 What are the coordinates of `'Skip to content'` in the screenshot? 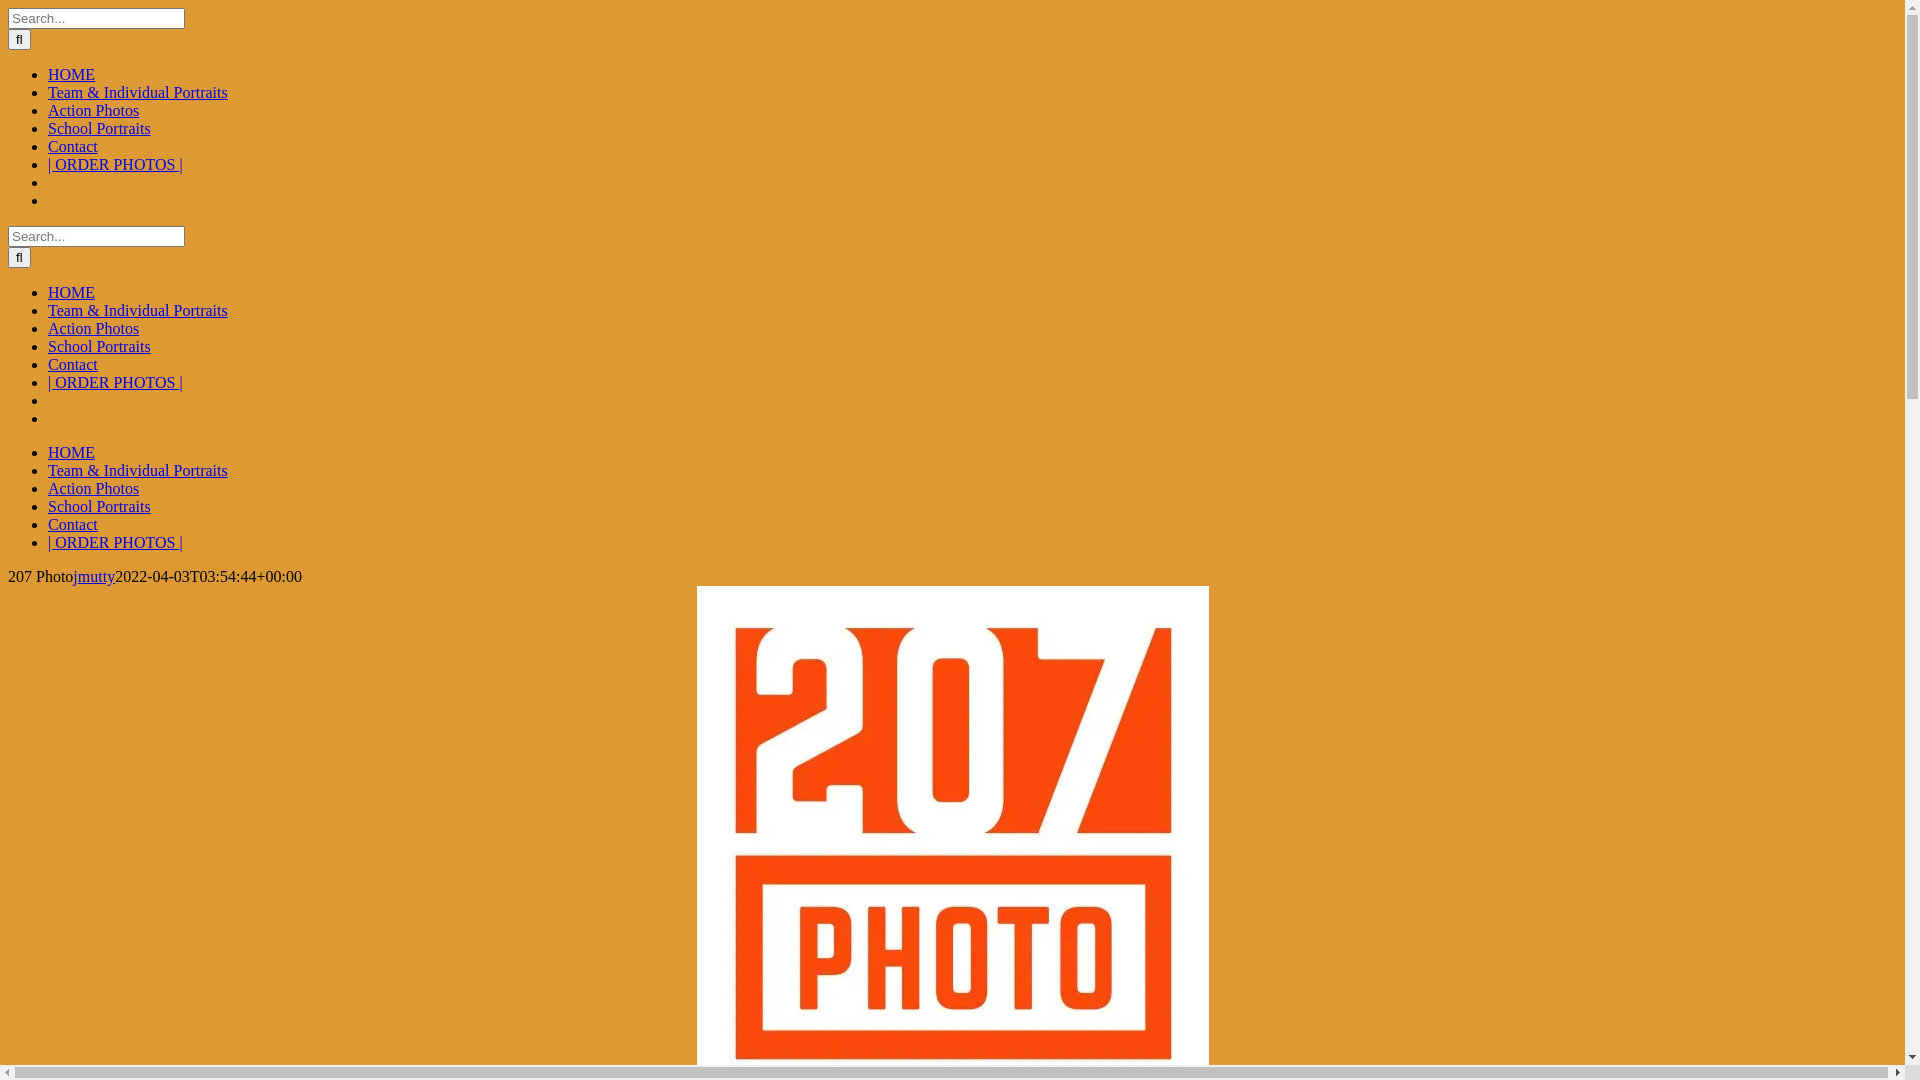 It's located at (7, 7).